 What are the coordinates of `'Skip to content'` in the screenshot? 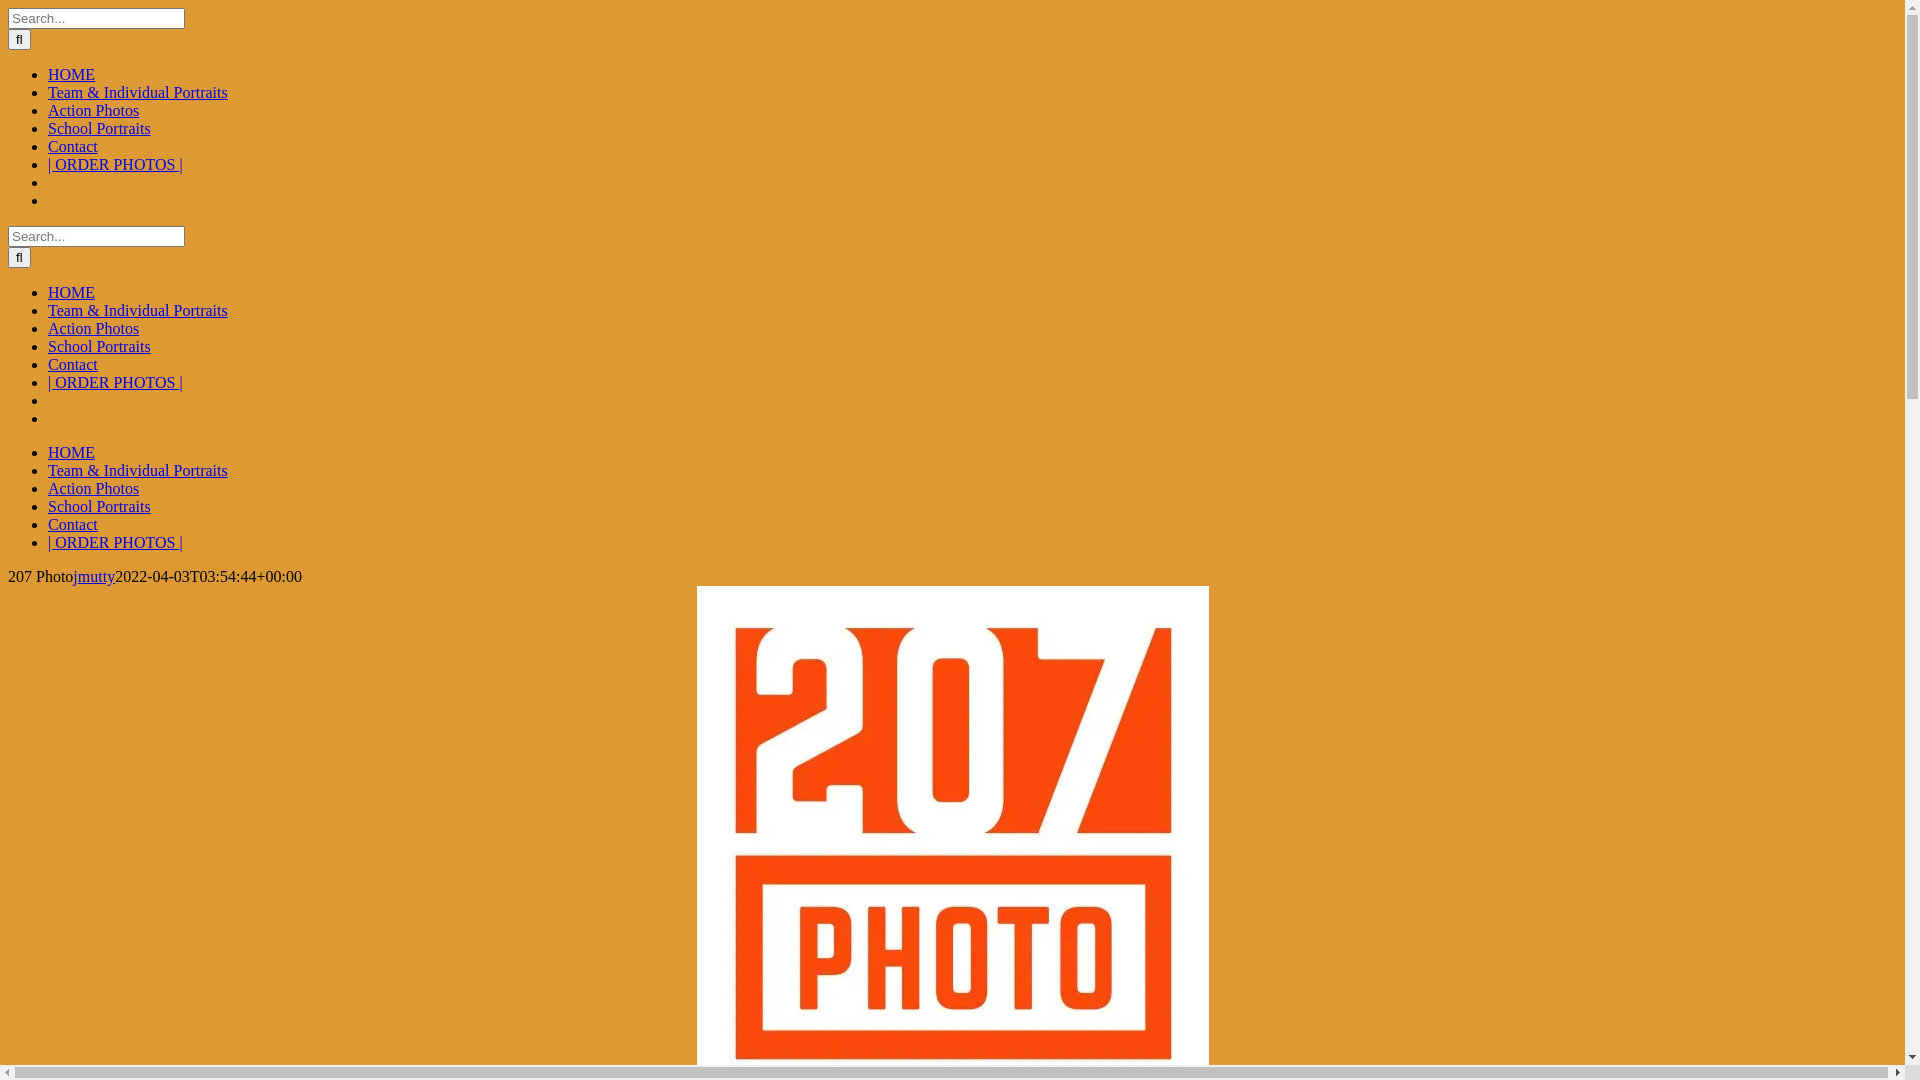 It's located at (7, 7).